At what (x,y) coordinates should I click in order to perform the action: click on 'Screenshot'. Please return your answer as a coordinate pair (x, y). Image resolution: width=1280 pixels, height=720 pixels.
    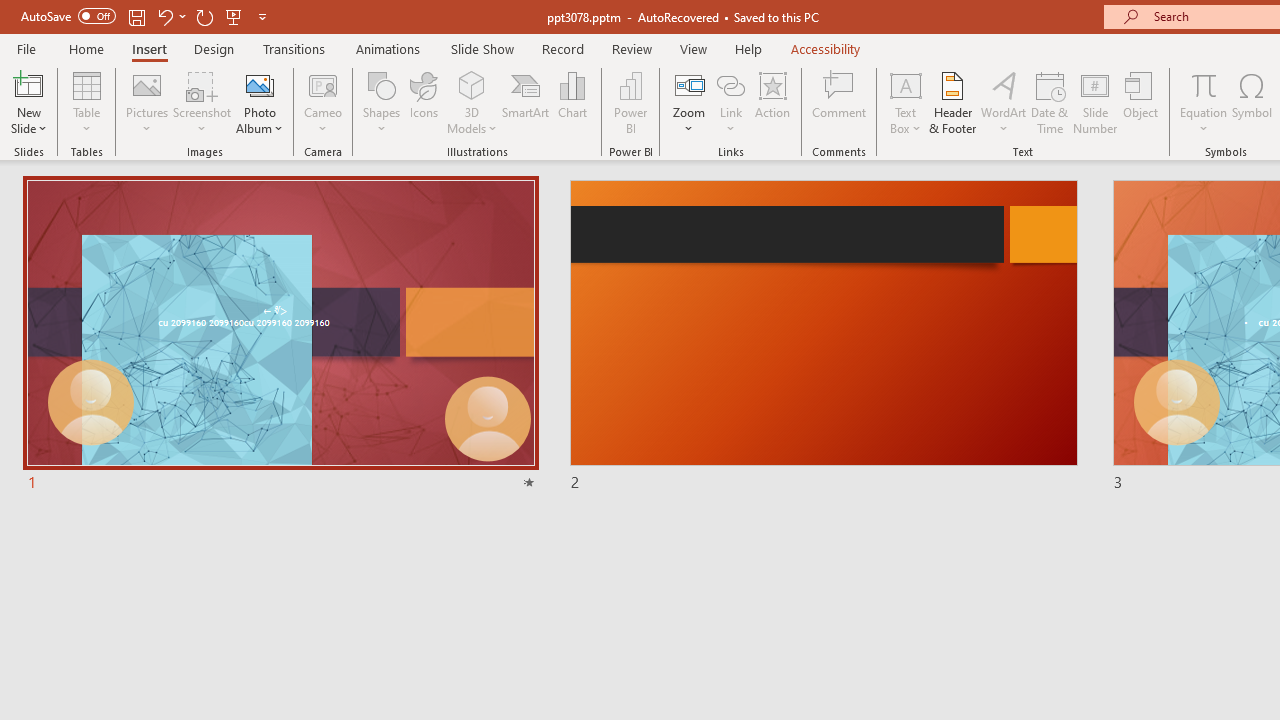
    Looking at the image, I should click on (202, 103).